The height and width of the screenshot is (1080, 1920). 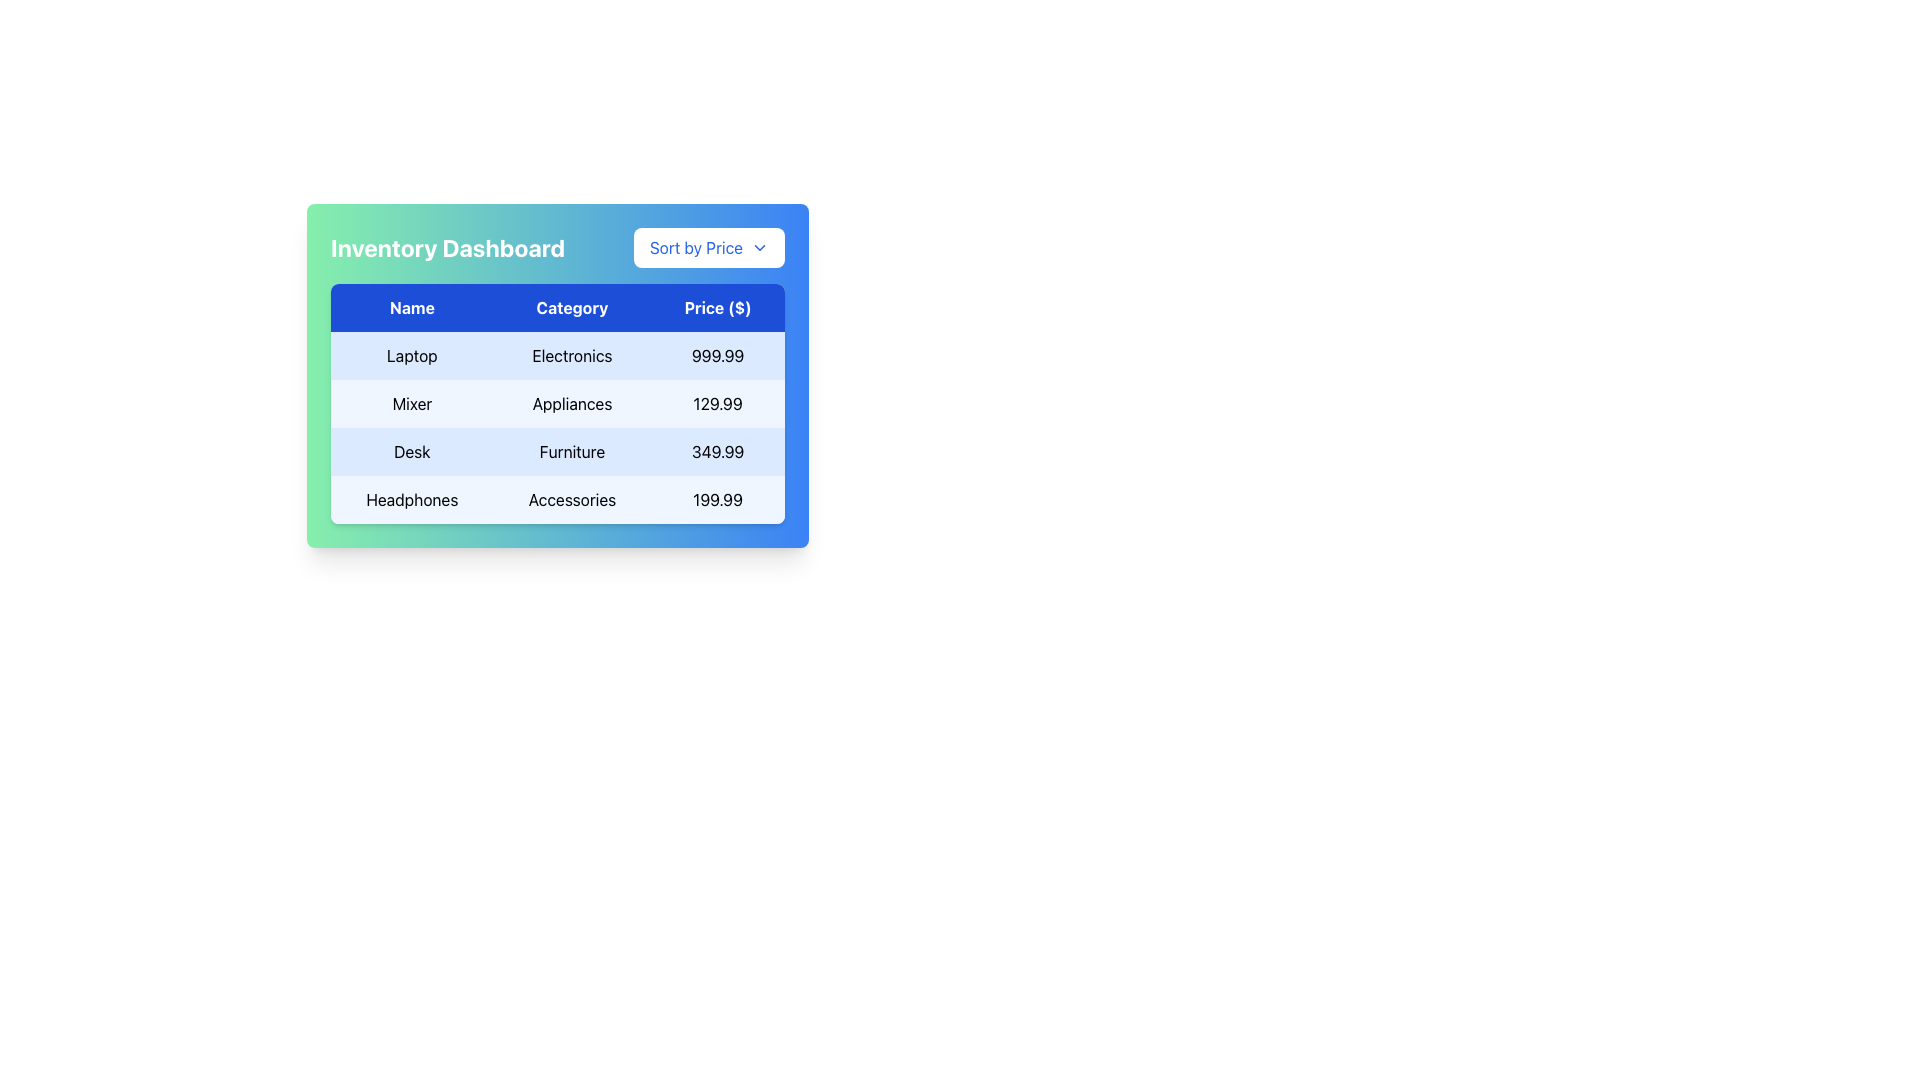 I want to click on the static text label displaying the price of the 'Mixer' item, which is the third column in the row labeled 'Mixer', so click(x=718, y=404).